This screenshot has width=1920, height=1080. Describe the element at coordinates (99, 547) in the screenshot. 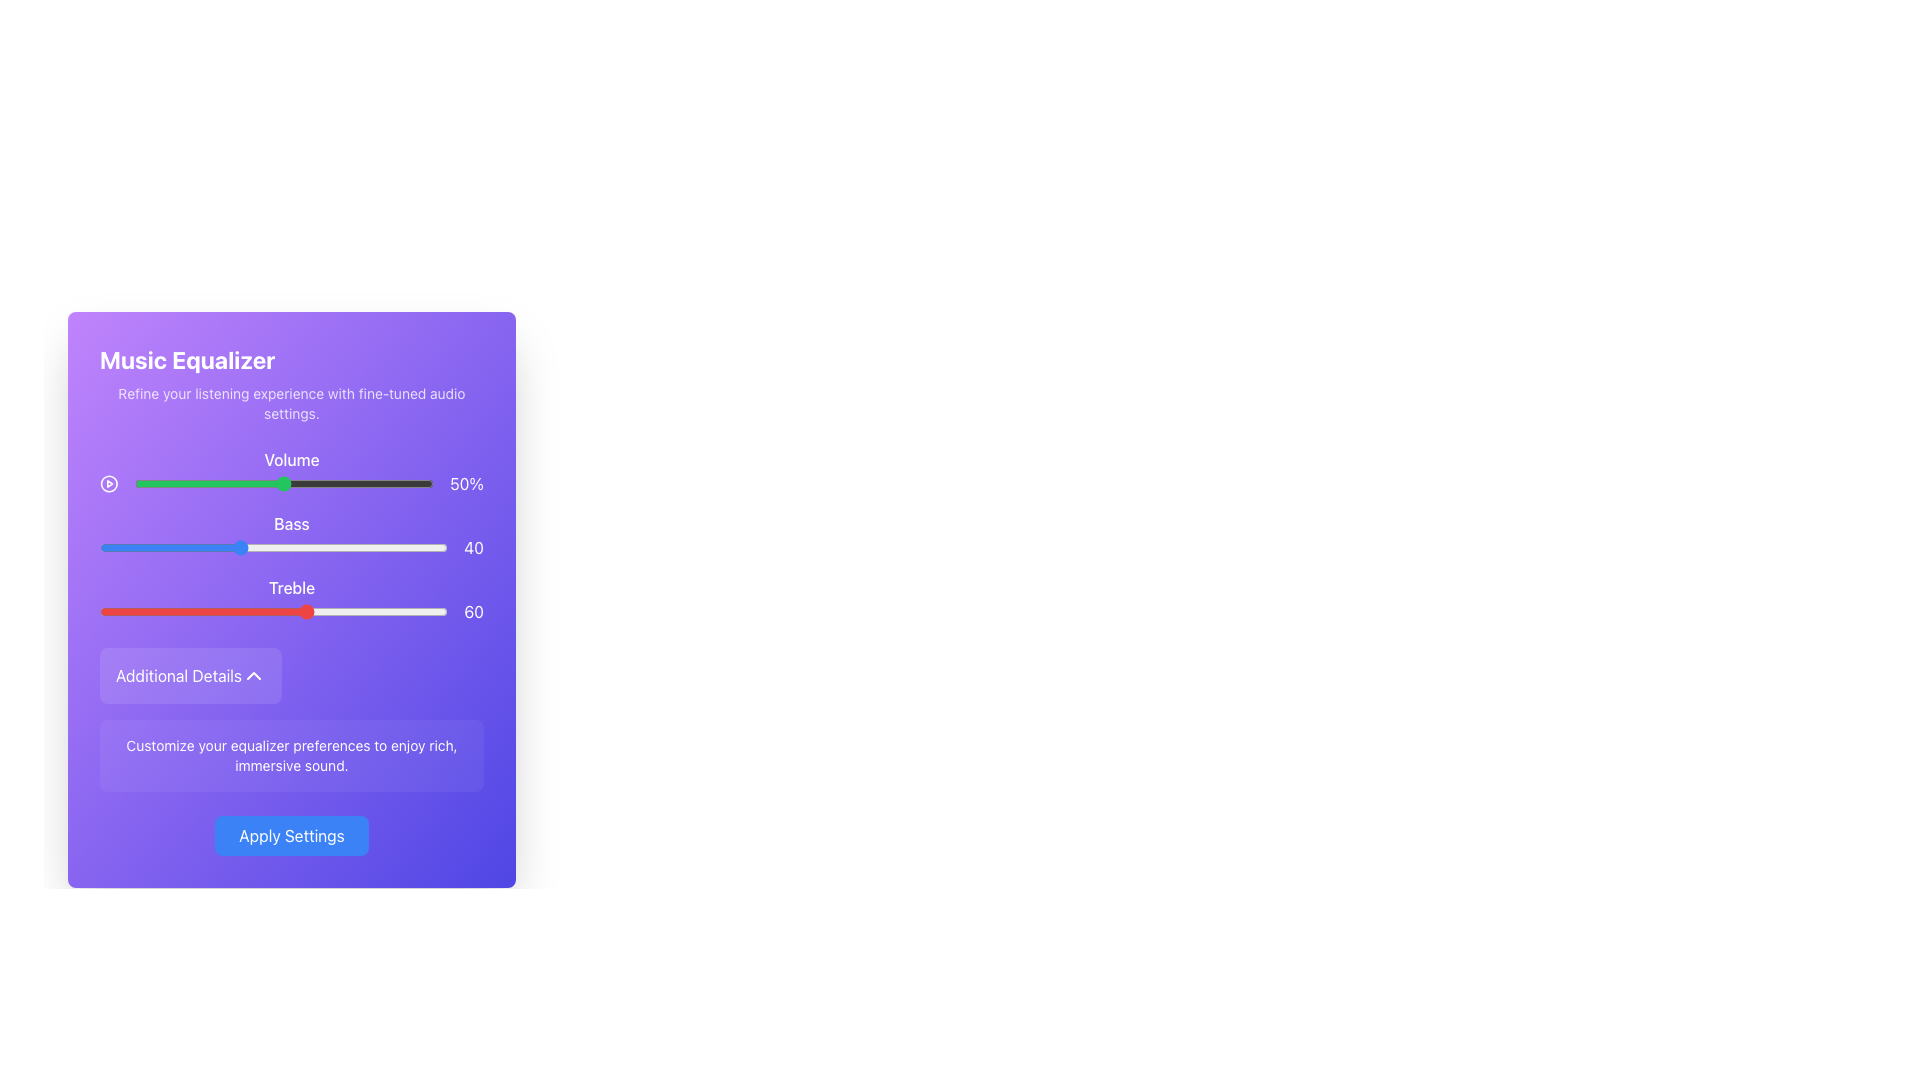

I see `the bass level` at that location.